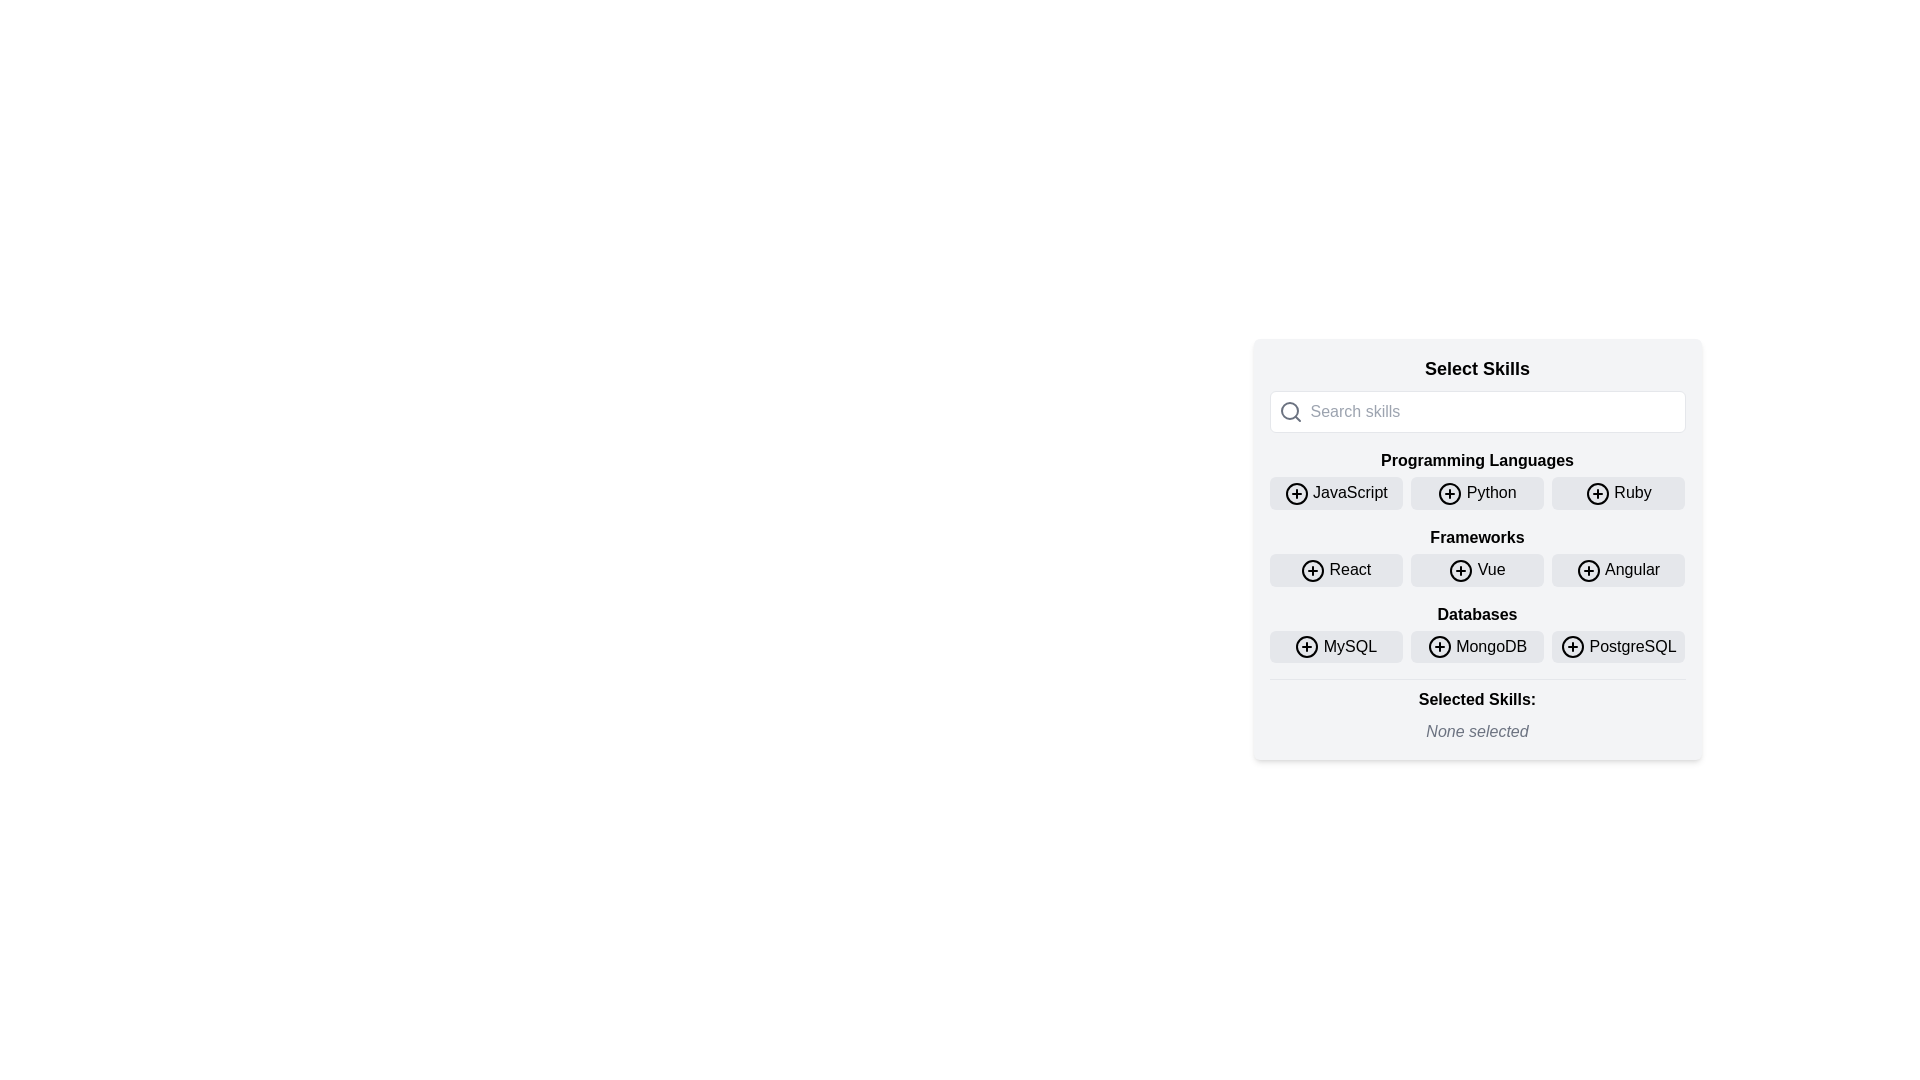 This screenshot has height=1080, width=1920. I want to click on the circular '+' icon button in the 'Angular' section of the 'Select Skills' interface, so click(1588, 570).